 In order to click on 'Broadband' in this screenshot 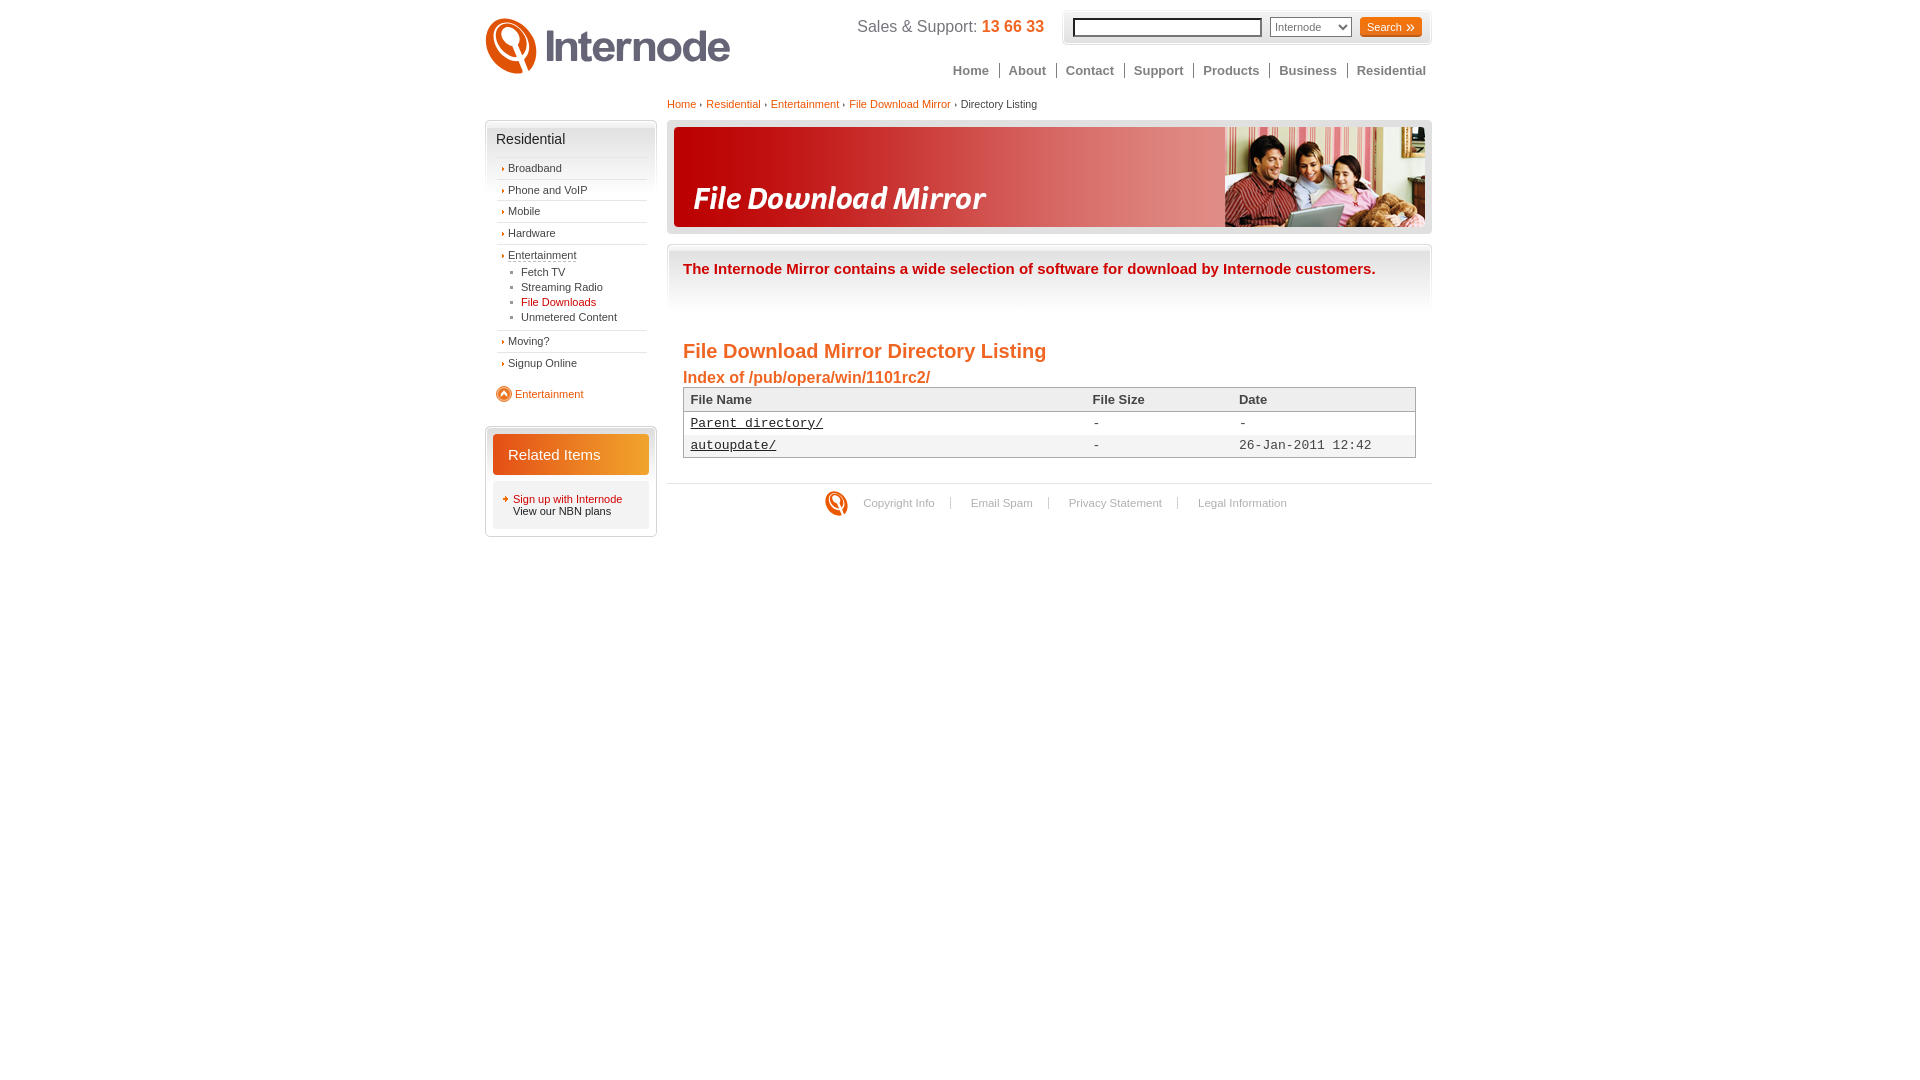, I will do `click(508, 167)`.